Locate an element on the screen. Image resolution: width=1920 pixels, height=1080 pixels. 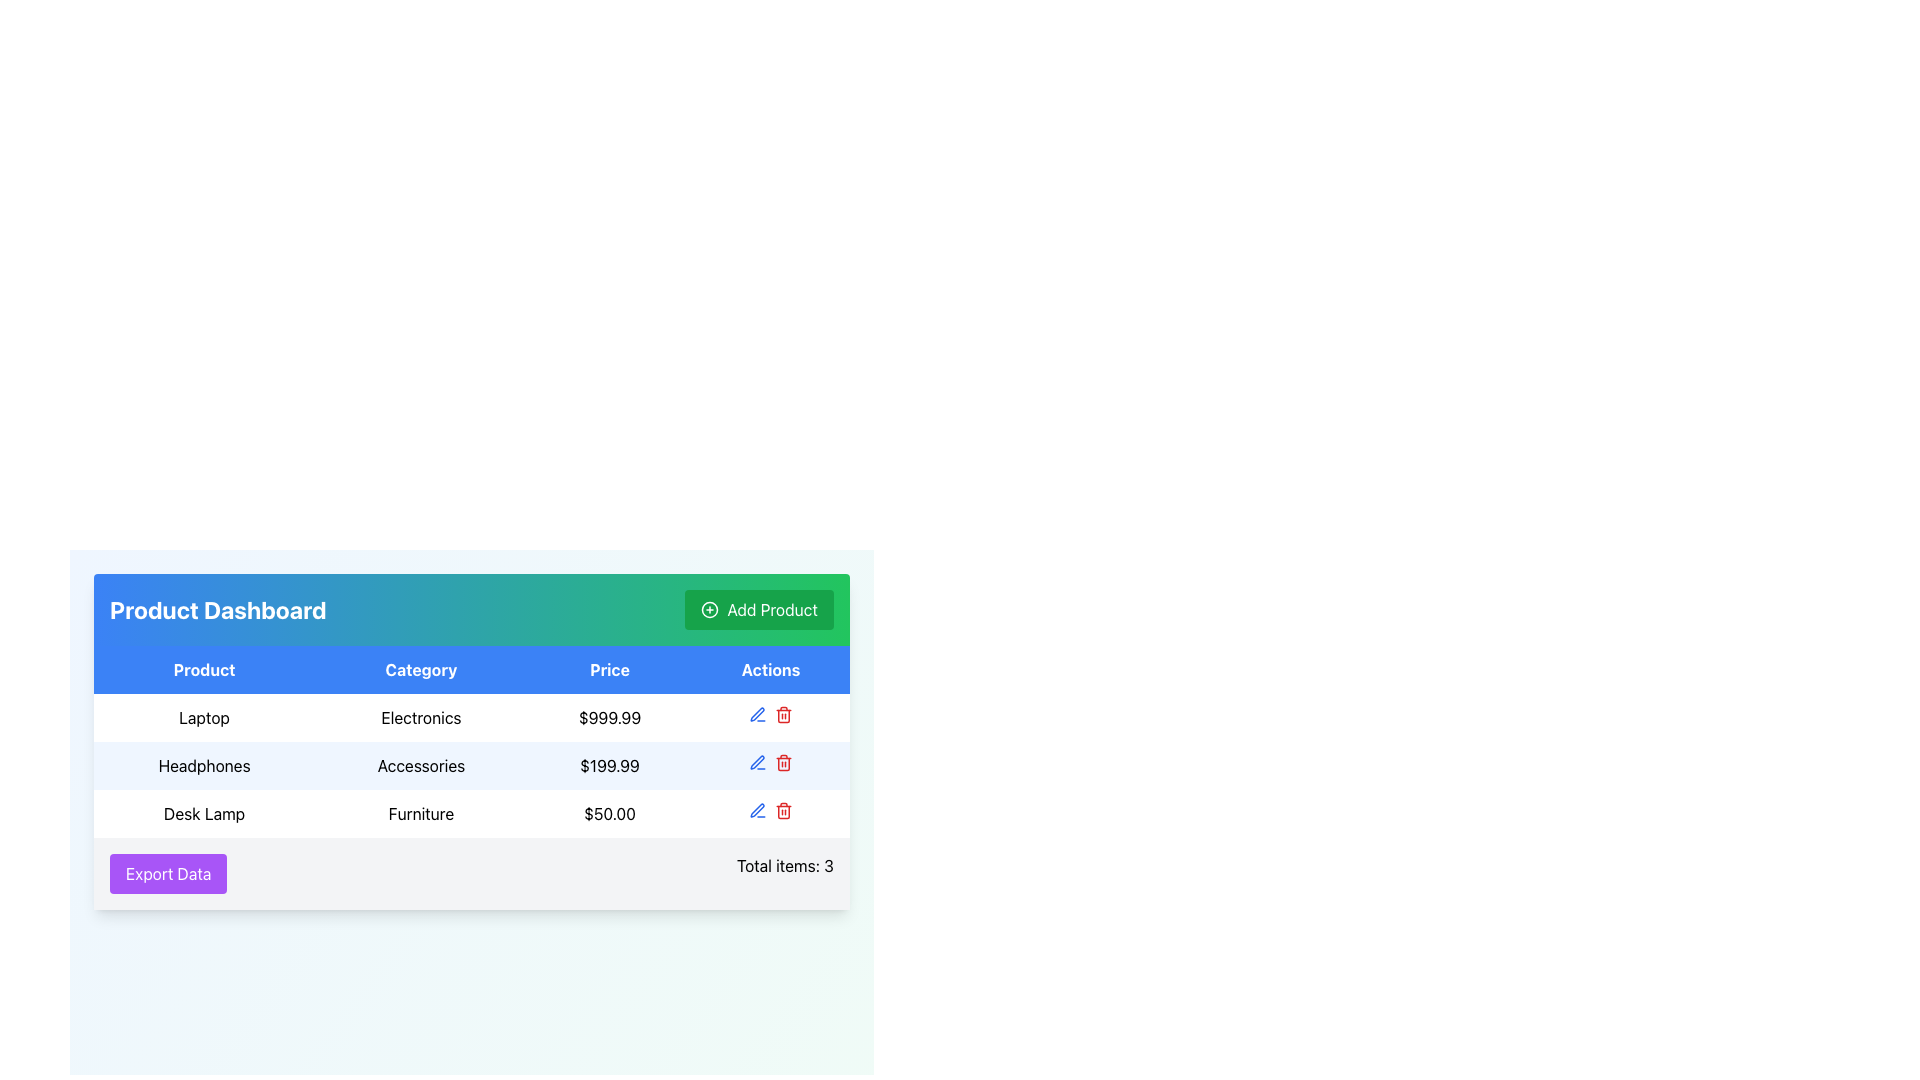
the Pen or Edit icon in the Actions column of the second row for the Headphones product entry is located at coordinates (756, 762).